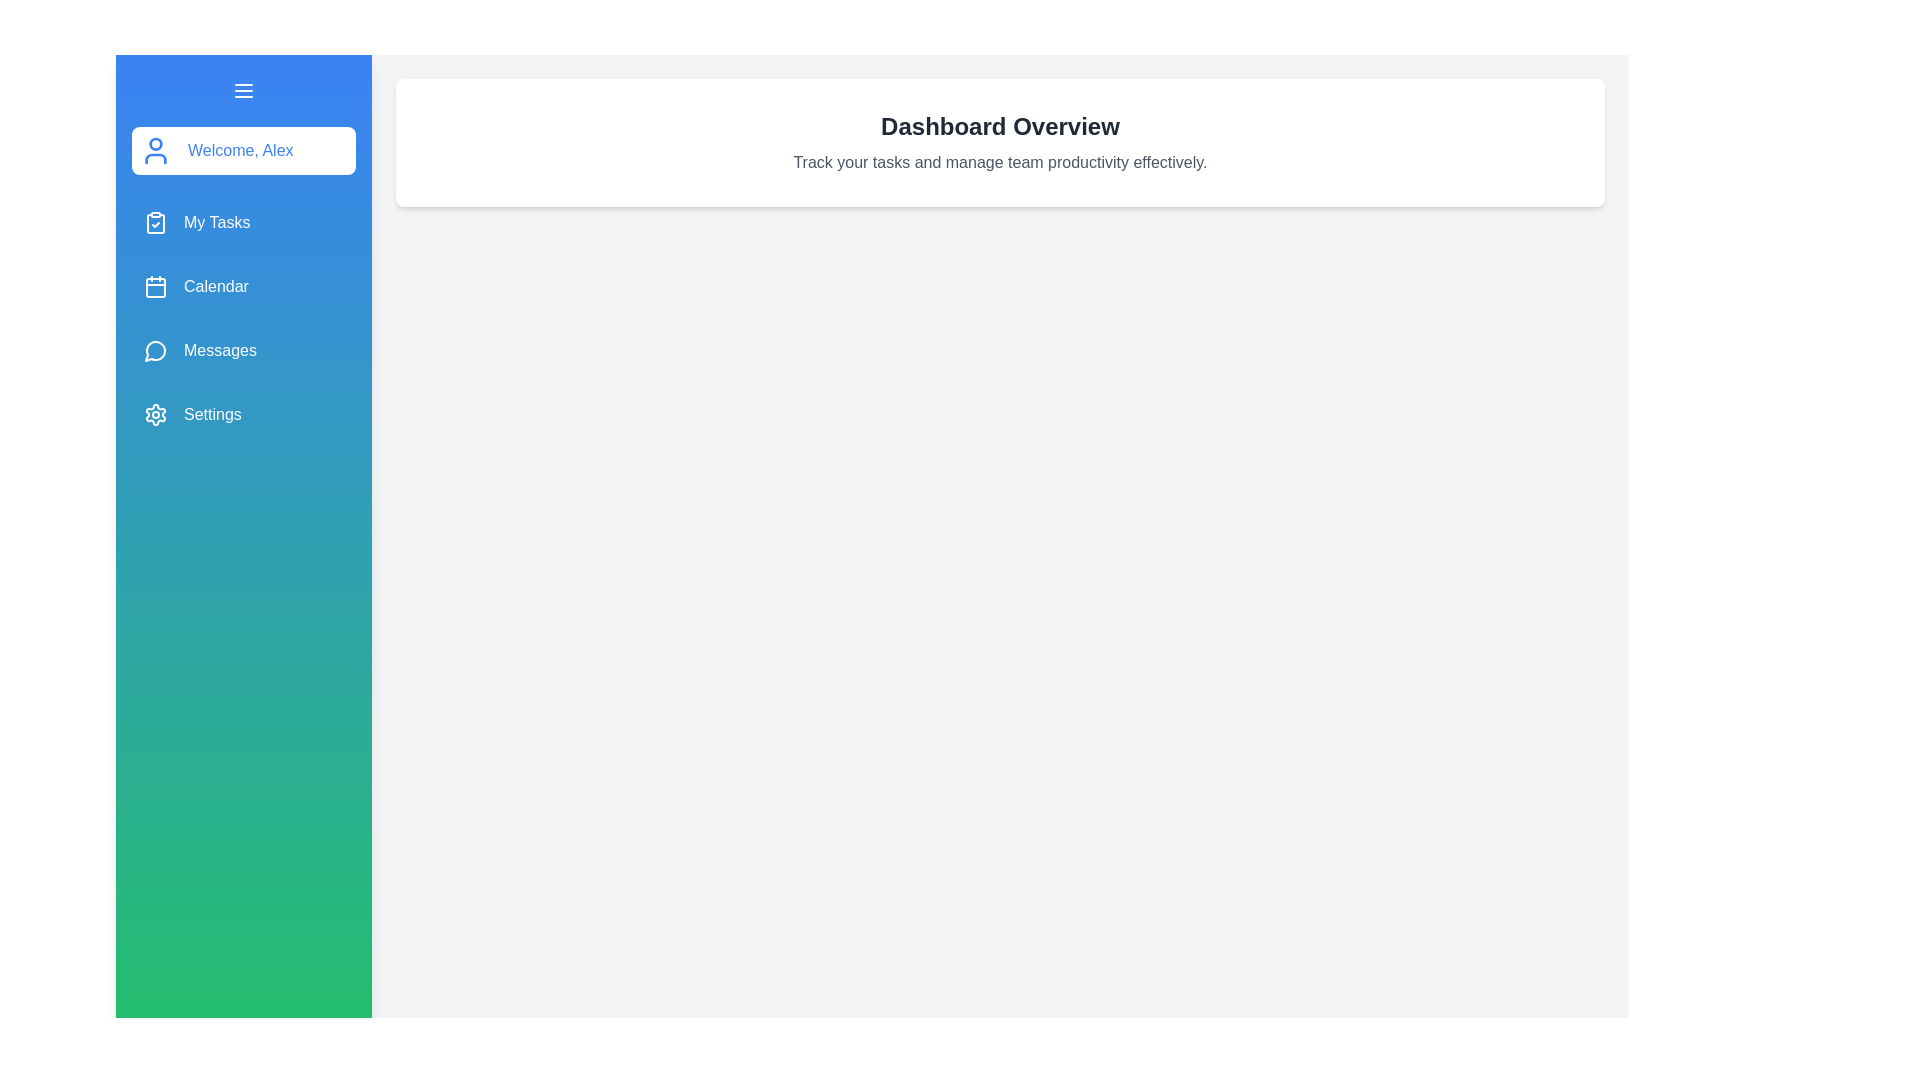 The height and width of the screenshot is (1080, 1920). Describe the element at coordinates (243, 223) in the screenshot. I see `the 'My Tasks' menu item` at that location.